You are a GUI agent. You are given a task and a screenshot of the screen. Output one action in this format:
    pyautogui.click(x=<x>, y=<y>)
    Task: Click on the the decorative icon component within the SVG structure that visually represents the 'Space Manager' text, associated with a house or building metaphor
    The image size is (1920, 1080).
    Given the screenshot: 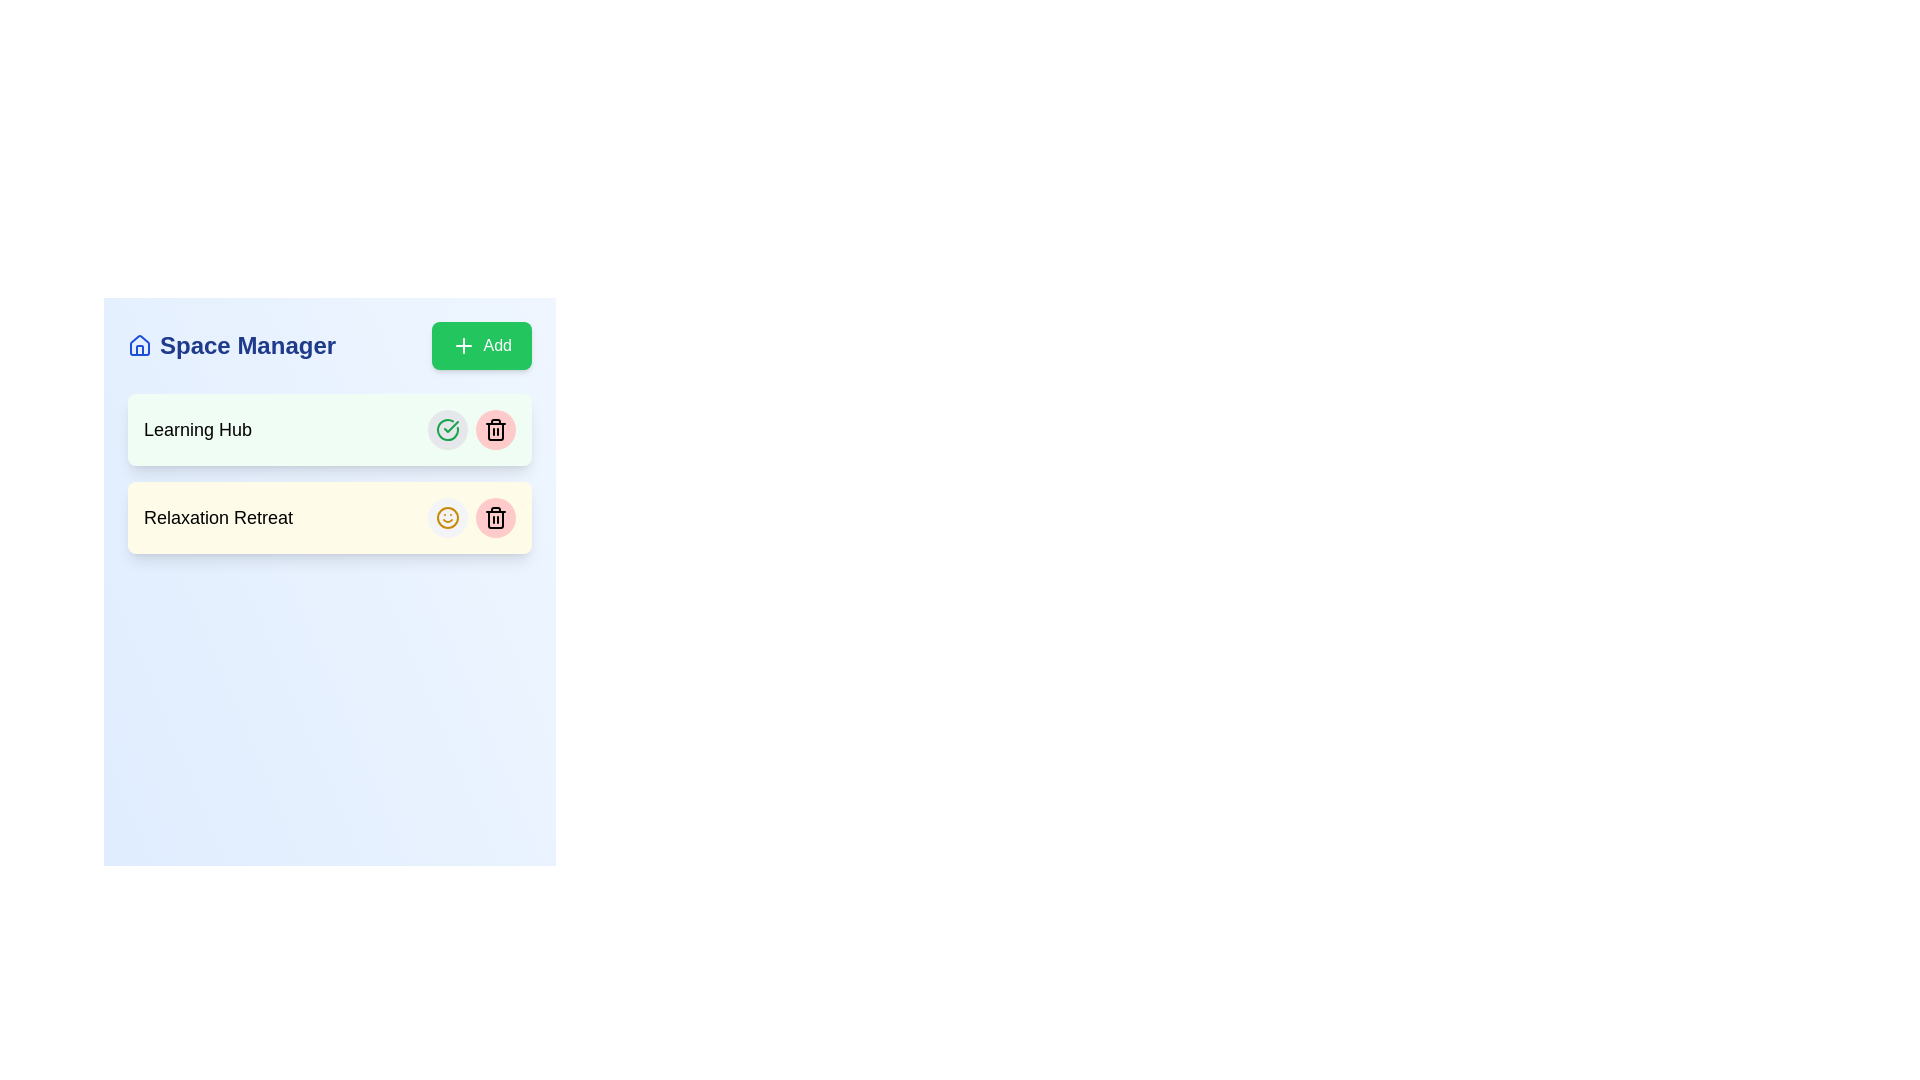 What is the action you would take?
    pyautogui.click(x=138, y=343)
    